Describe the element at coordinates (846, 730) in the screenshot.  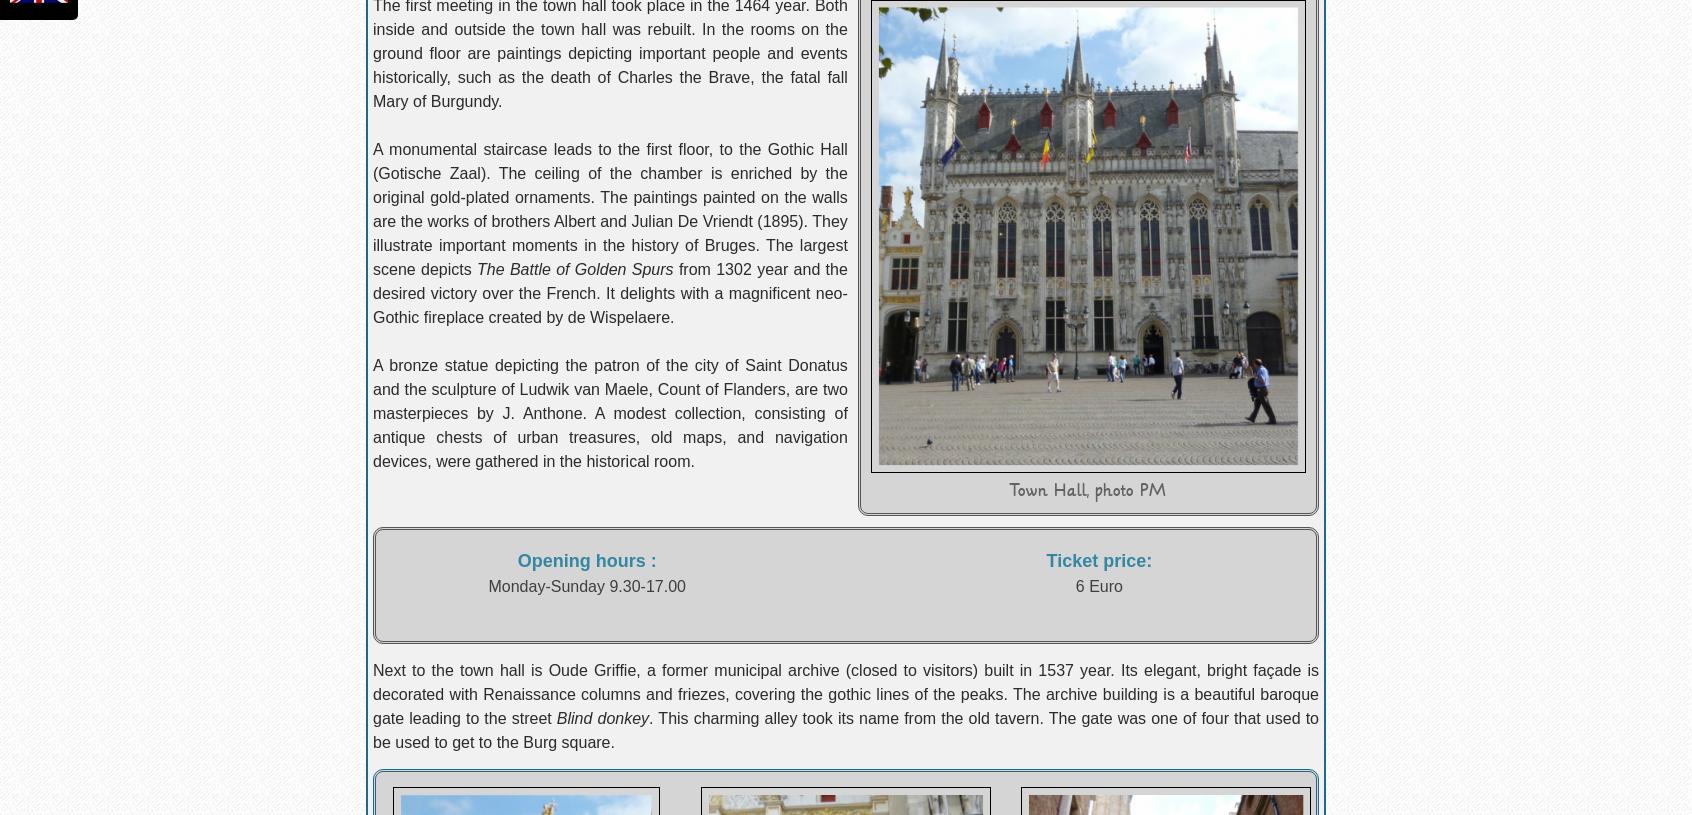
I see `'. This charming alley took its name from the old tavern. The gate was one of four that used to be used to get to the Burg square.'` at that location.